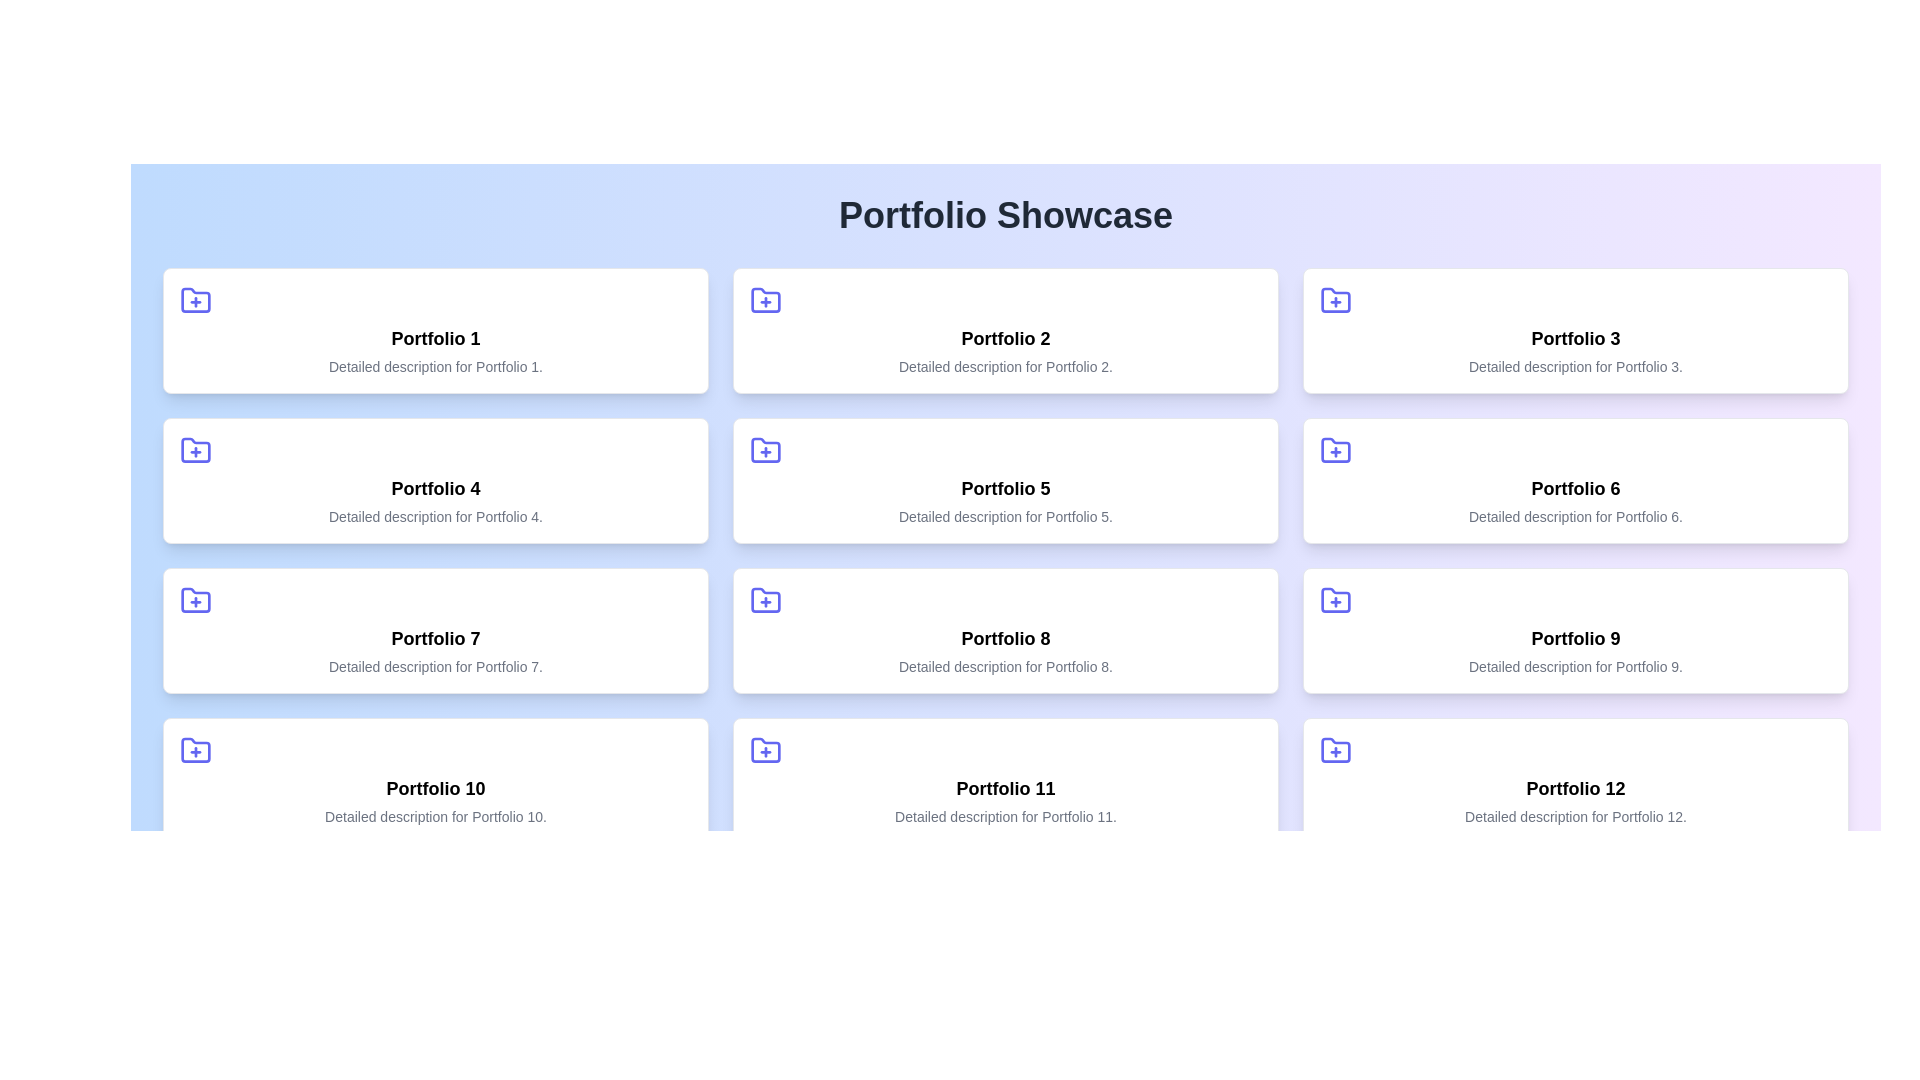 This screenshot has height=1080, width=1920. I want to click on the folder icon located at the top-left corner of the 'Portfolio 2' card in the grid layout, so click(765, 300).